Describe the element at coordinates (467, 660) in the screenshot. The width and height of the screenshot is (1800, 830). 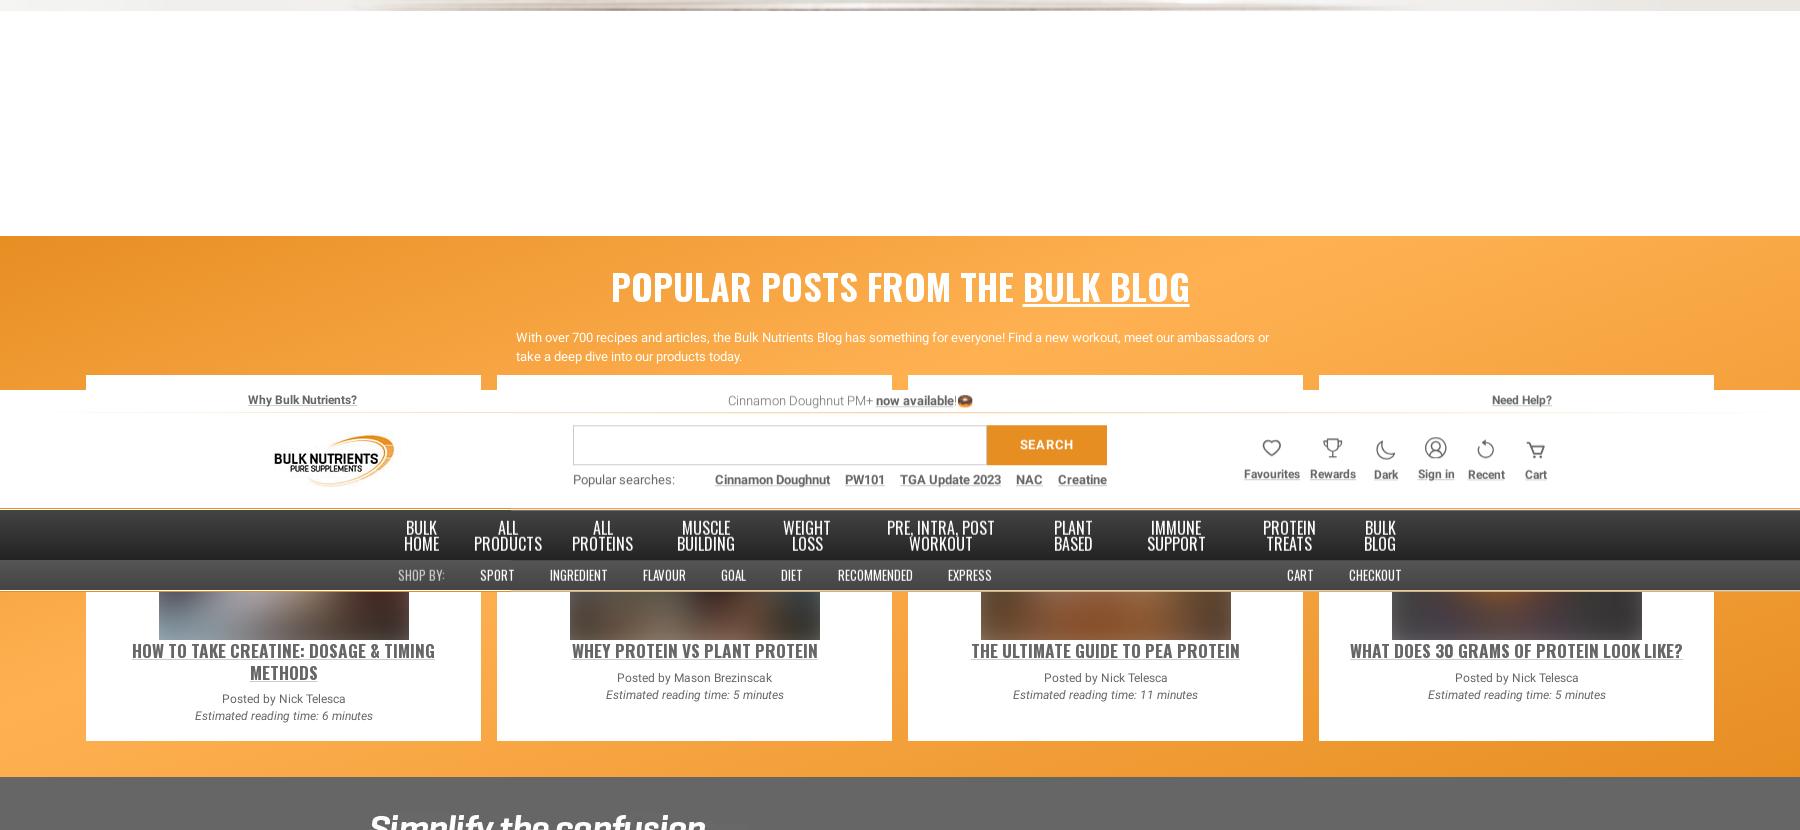
I see `'Shop by Sport'` at that location.